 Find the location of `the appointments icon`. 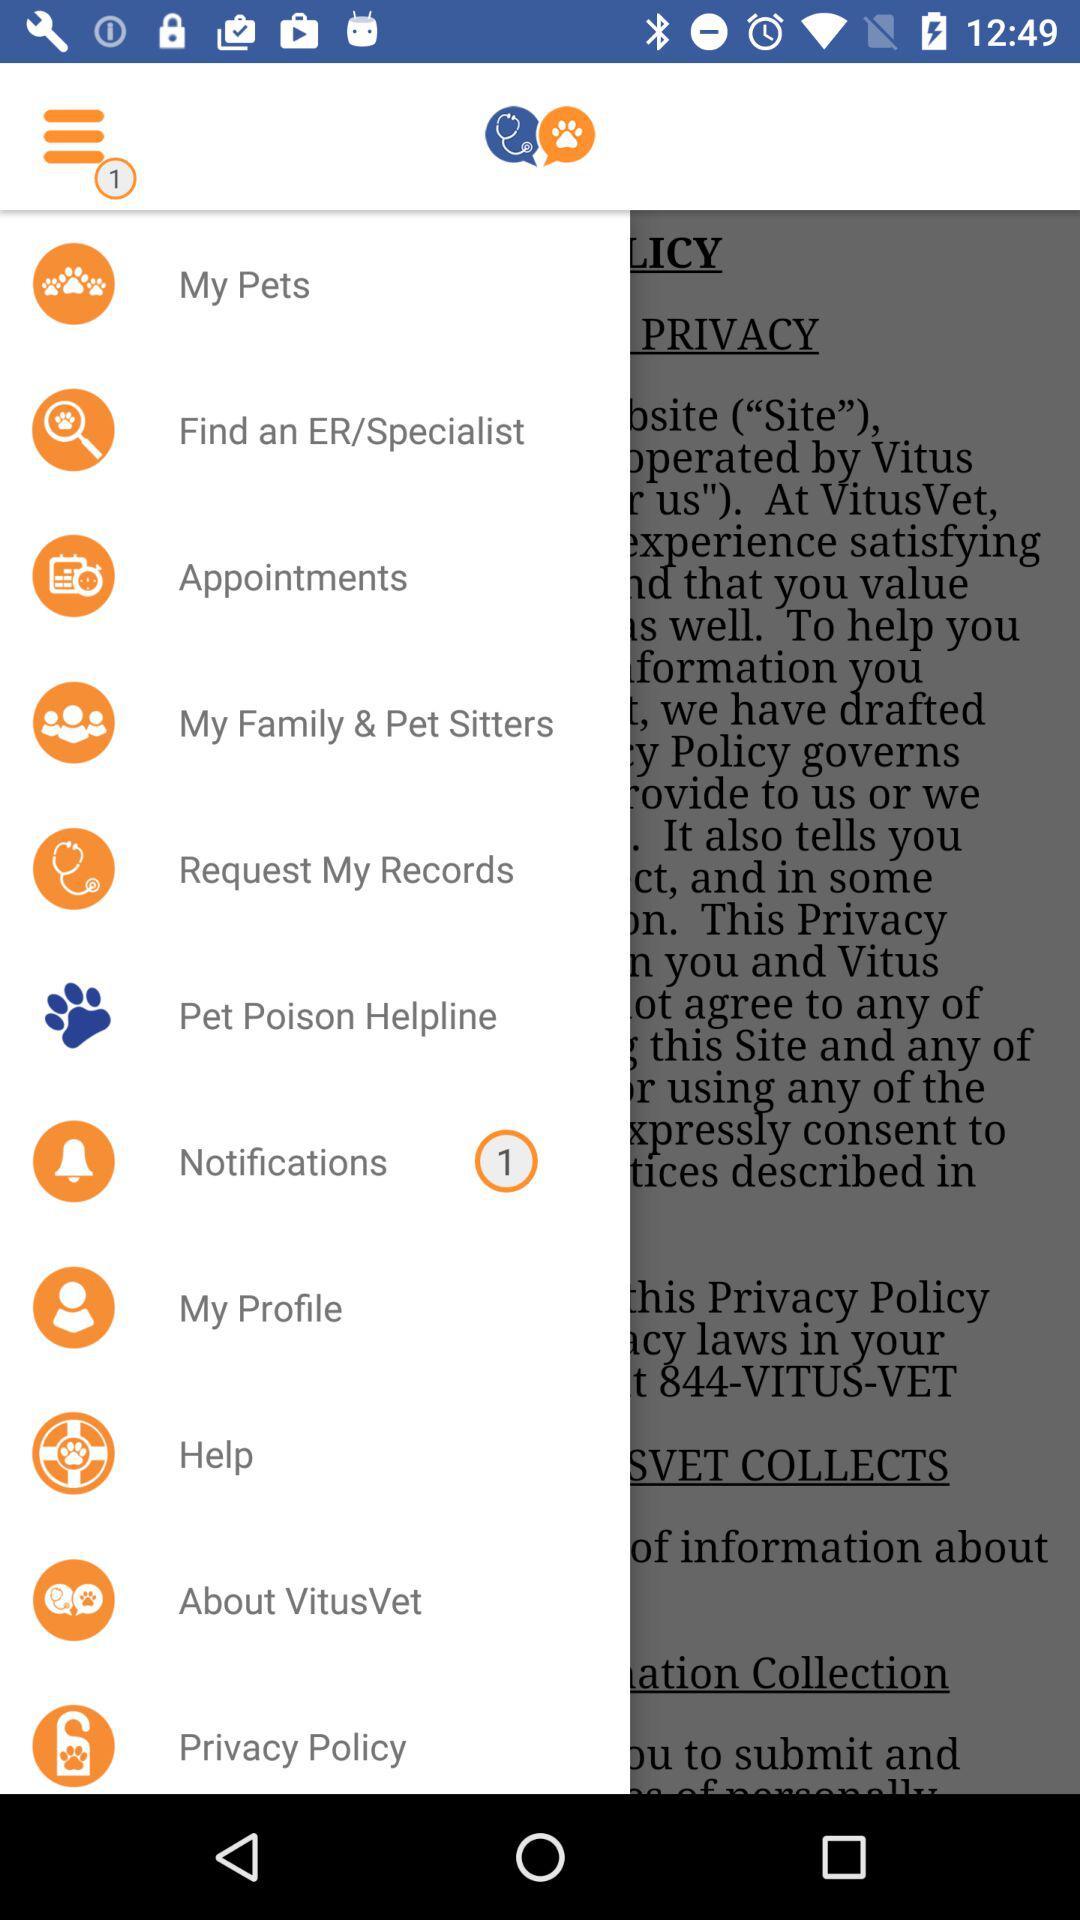

the appointments icon is located at coordinates (378, 575).